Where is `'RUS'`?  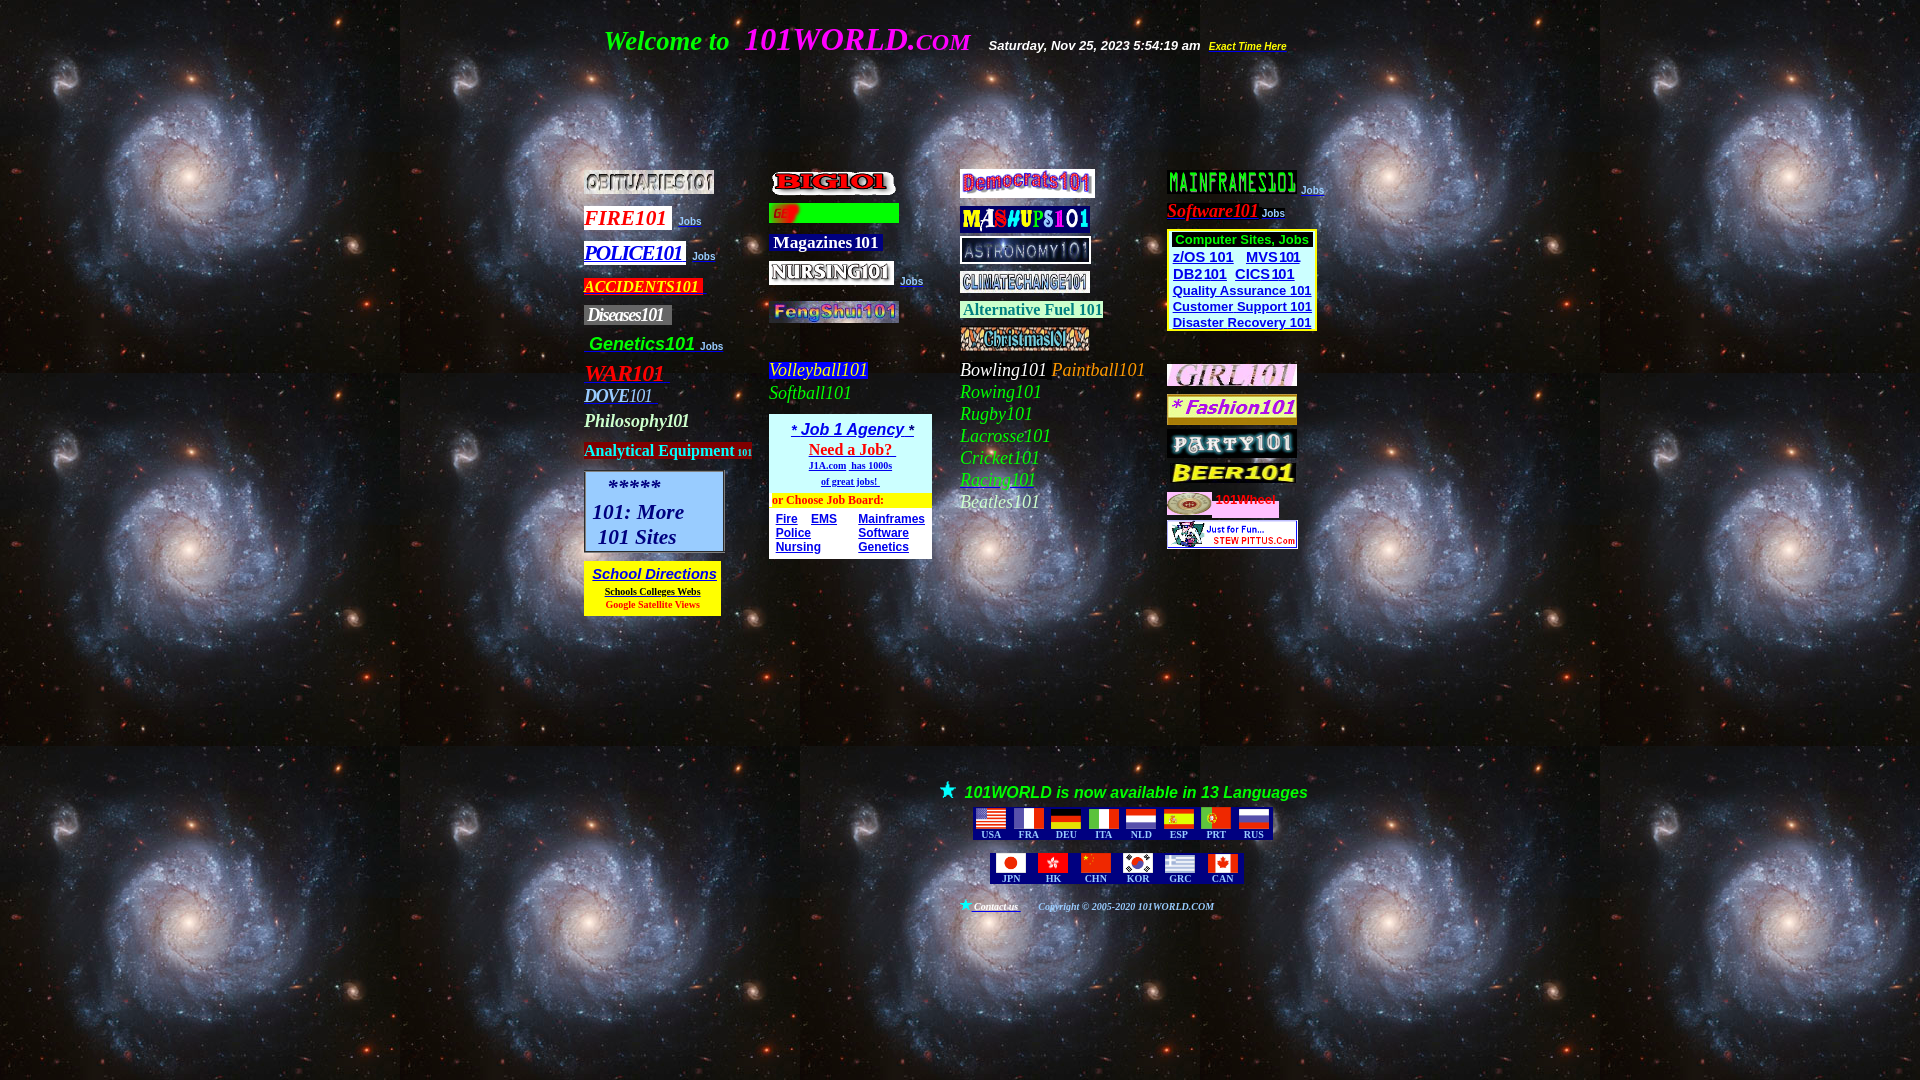 'RUS' is located at coordinates (1252, 833).